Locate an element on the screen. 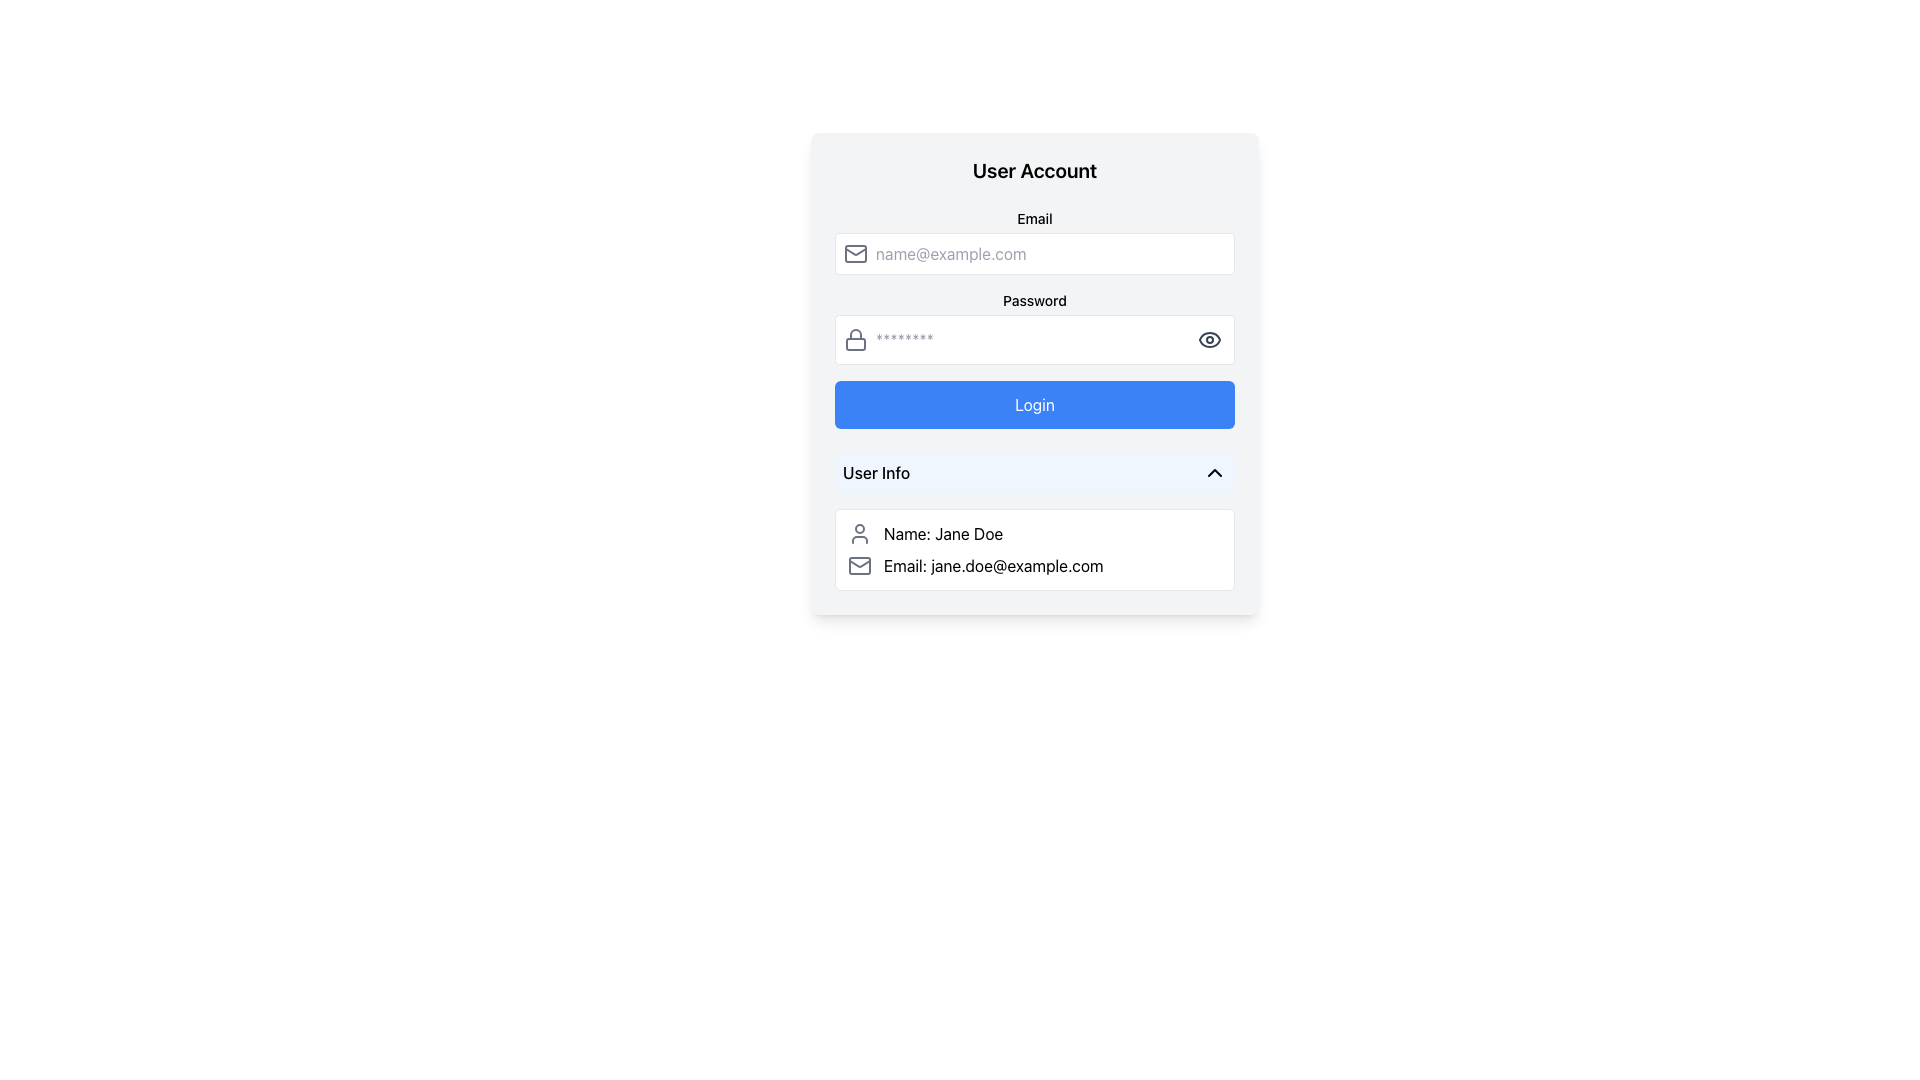 This screenshot has height=1080, width=1920. the decorative SVG rectangle element that represents the body of the mail envelope icon, which is adjacent to the email input field on the account login interface is located at coordinates (855, 253).